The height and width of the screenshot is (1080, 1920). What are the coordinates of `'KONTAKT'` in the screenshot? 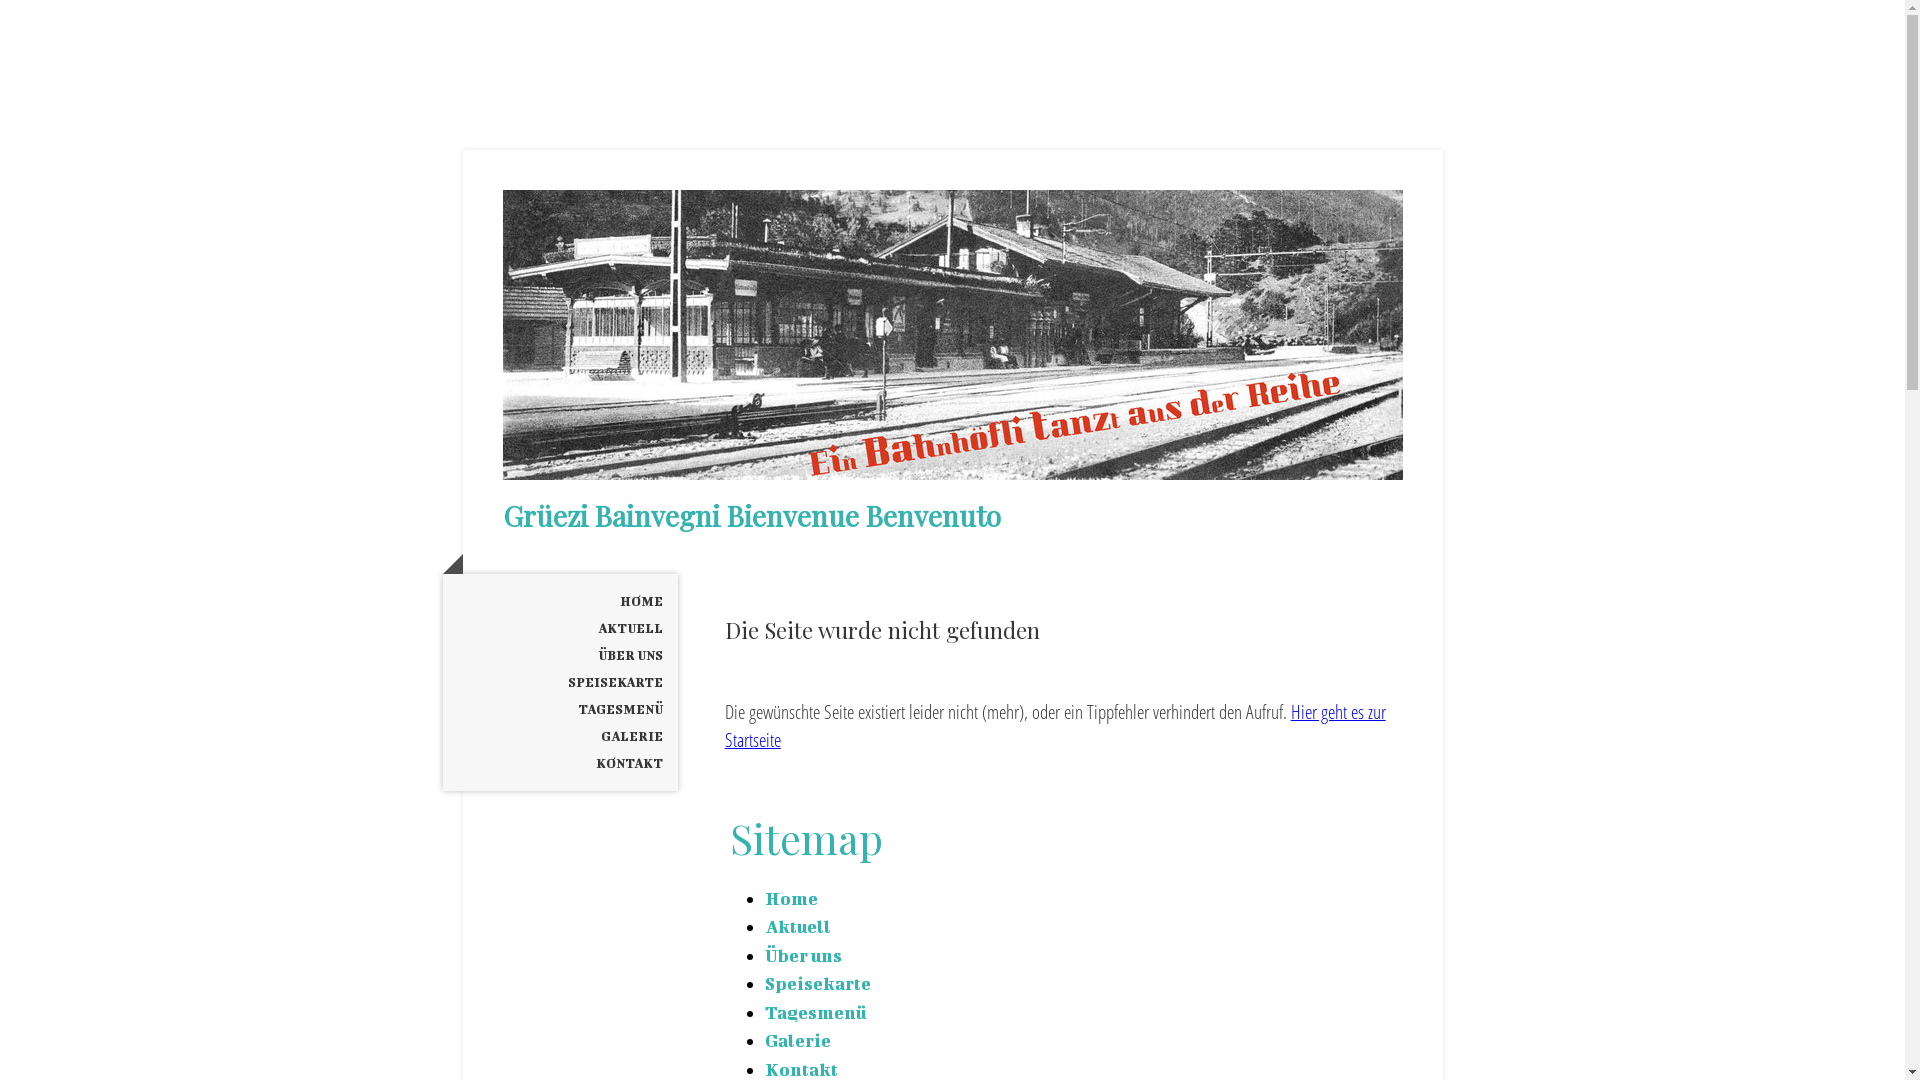 It's located at (559, 763).